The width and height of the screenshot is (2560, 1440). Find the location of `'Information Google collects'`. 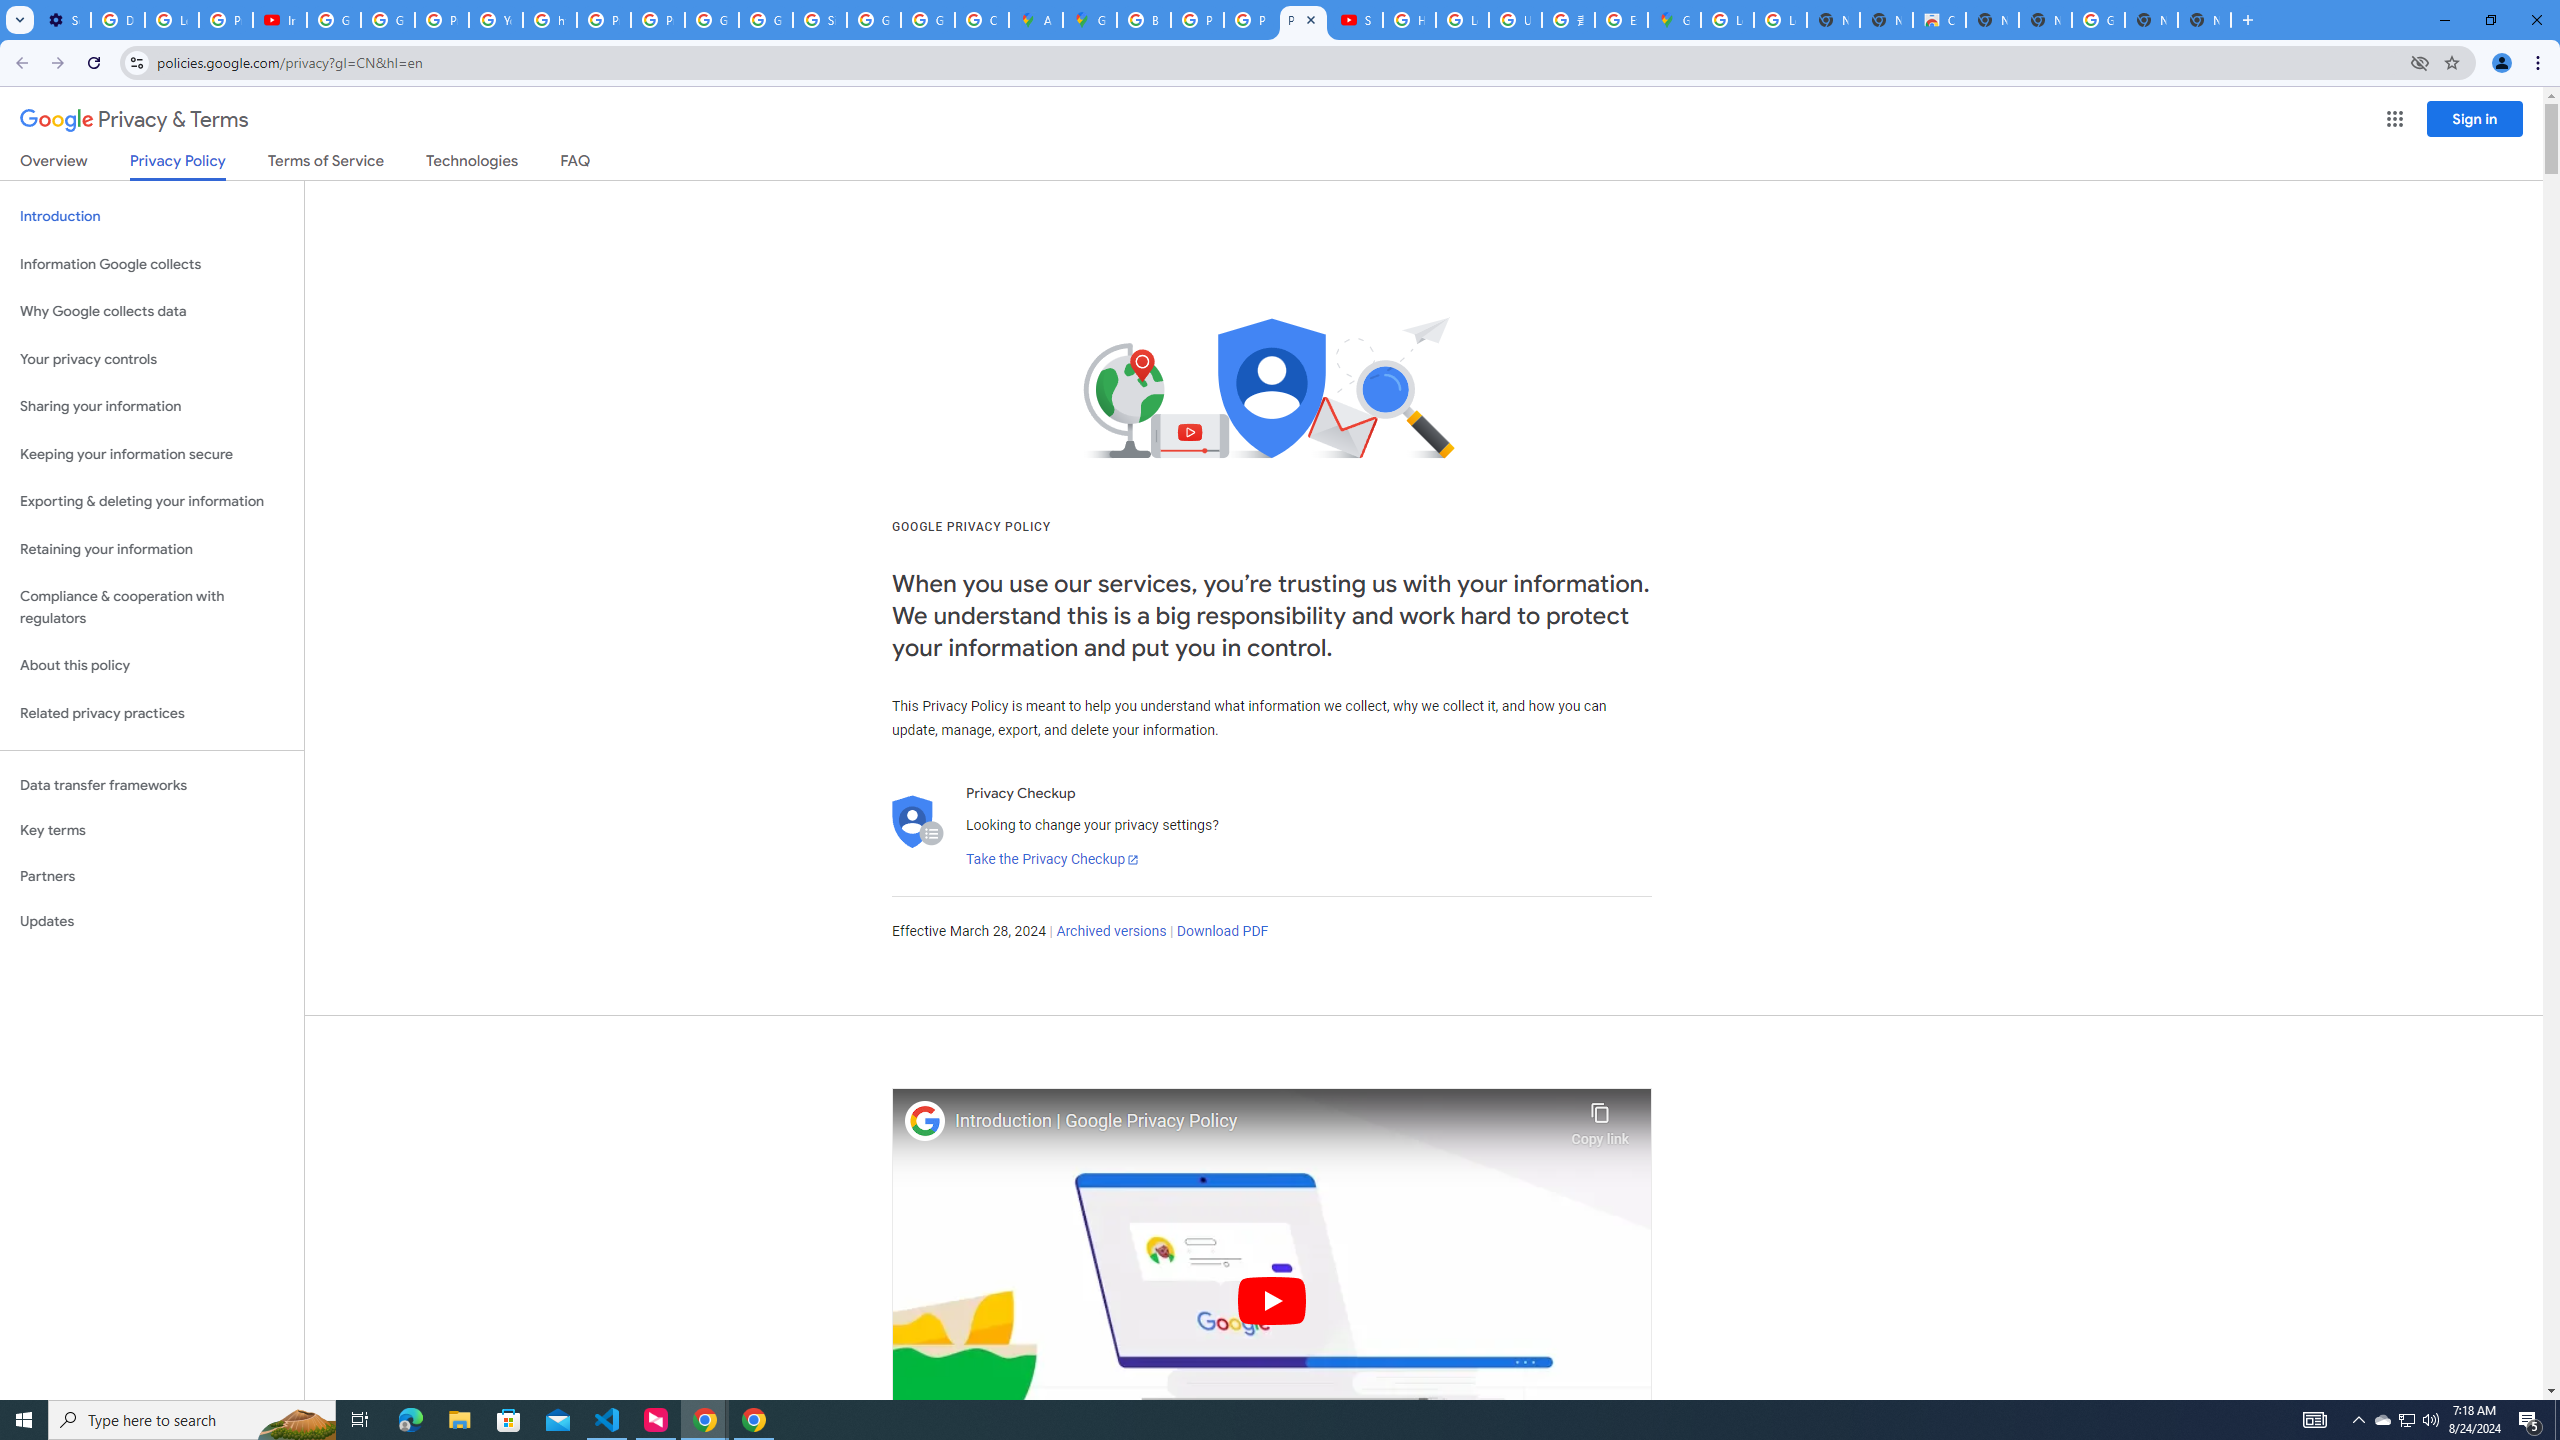

'Information Google collects' is located at coordinates (151, 264).